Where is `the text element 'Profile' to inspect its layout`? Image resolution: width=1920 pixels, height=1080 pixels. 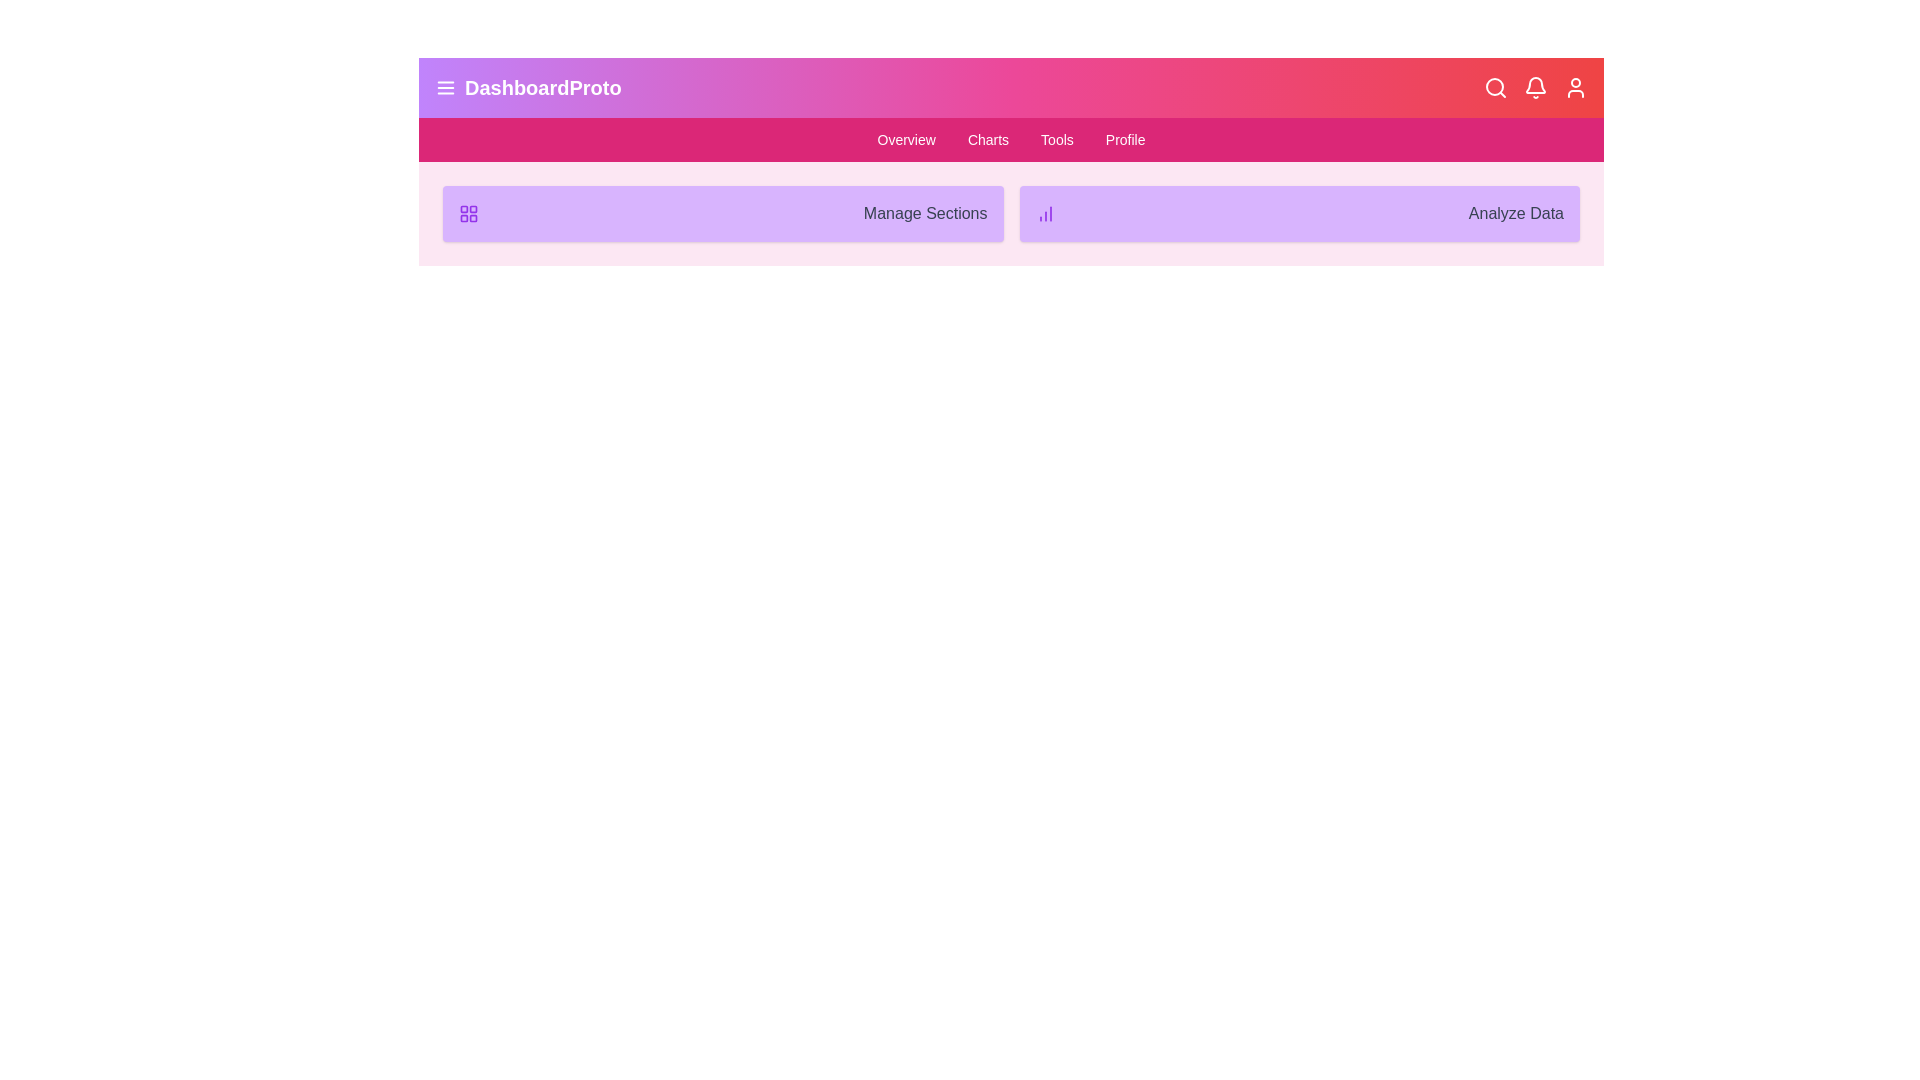 the text element 'Profile' to inspect its layout is located at coordinates (1124, 138).